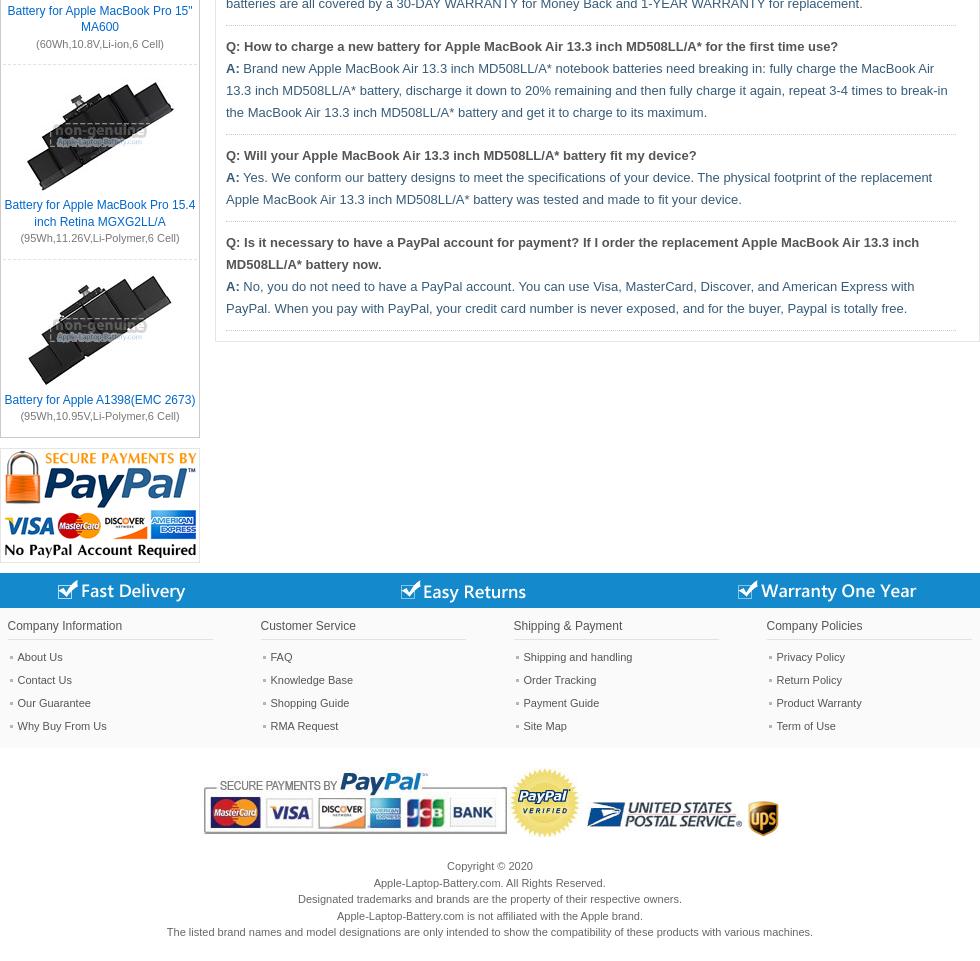 This screenshot has width=980, height=961. I want to click on 'Shipping & Payment', so click(567, 625).